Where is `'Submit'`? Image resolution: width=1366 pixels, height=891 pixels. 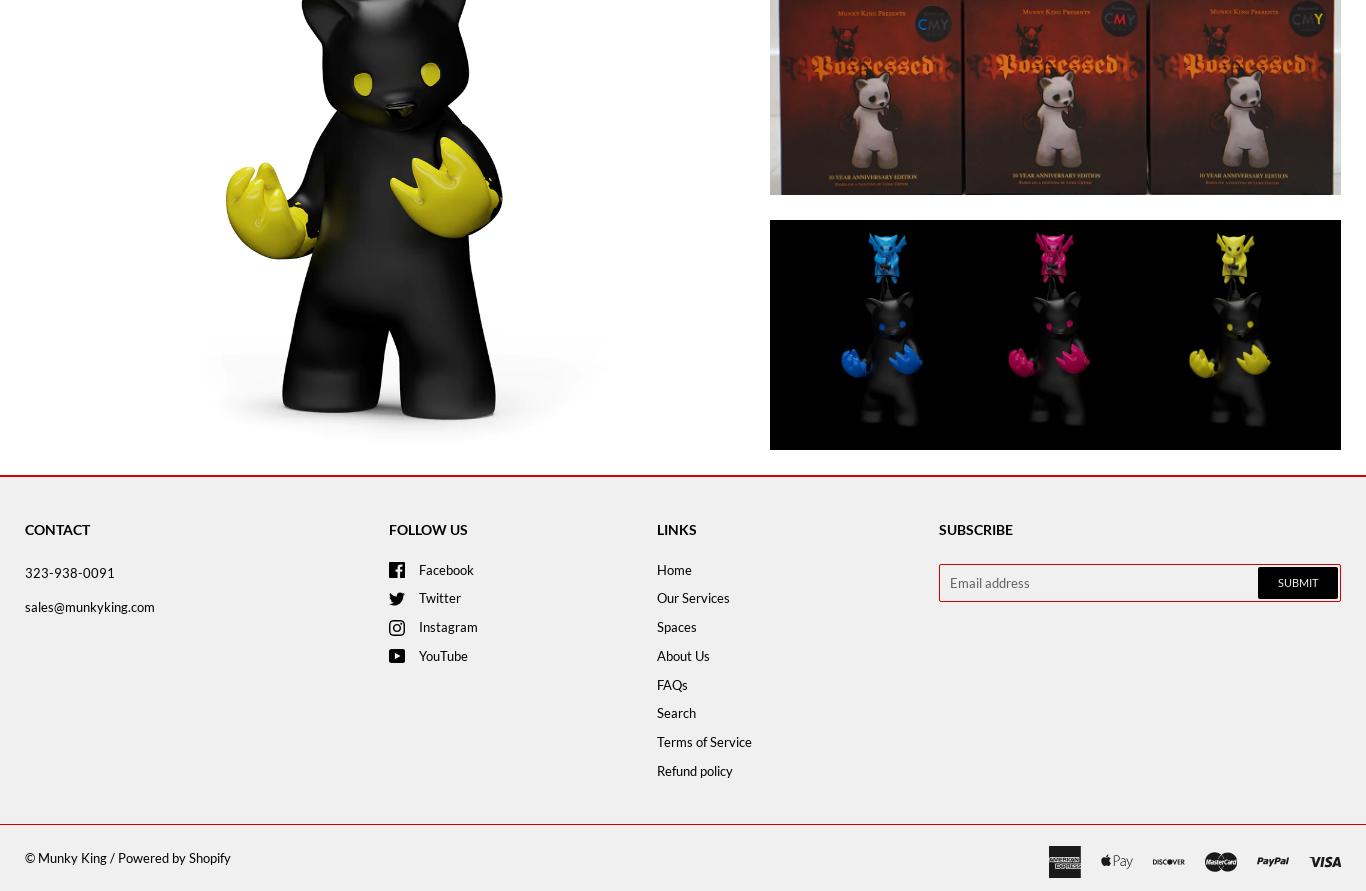
'Submit' is located at coordinates (1277, 582).